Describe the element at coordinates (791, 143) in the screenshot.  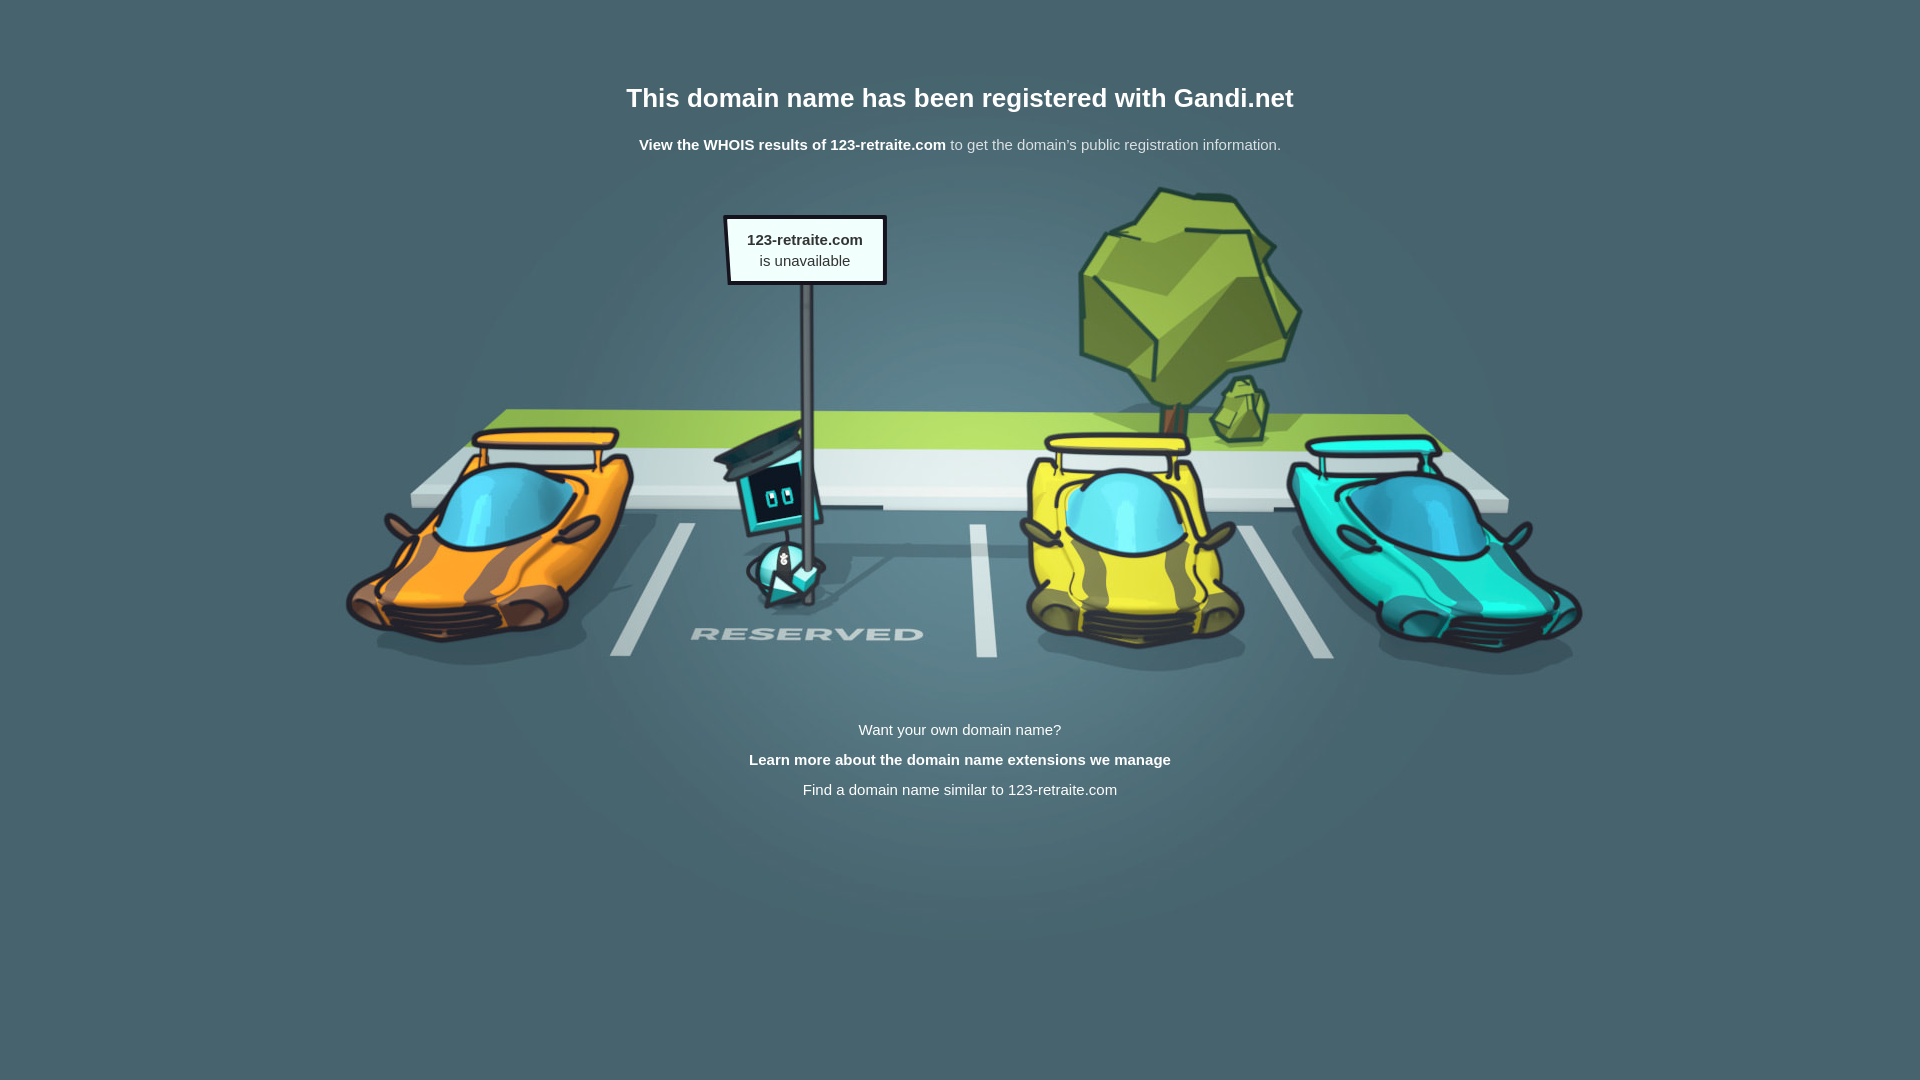
I see `'View the WHOIS results of 123-retraite.com'` at that location.